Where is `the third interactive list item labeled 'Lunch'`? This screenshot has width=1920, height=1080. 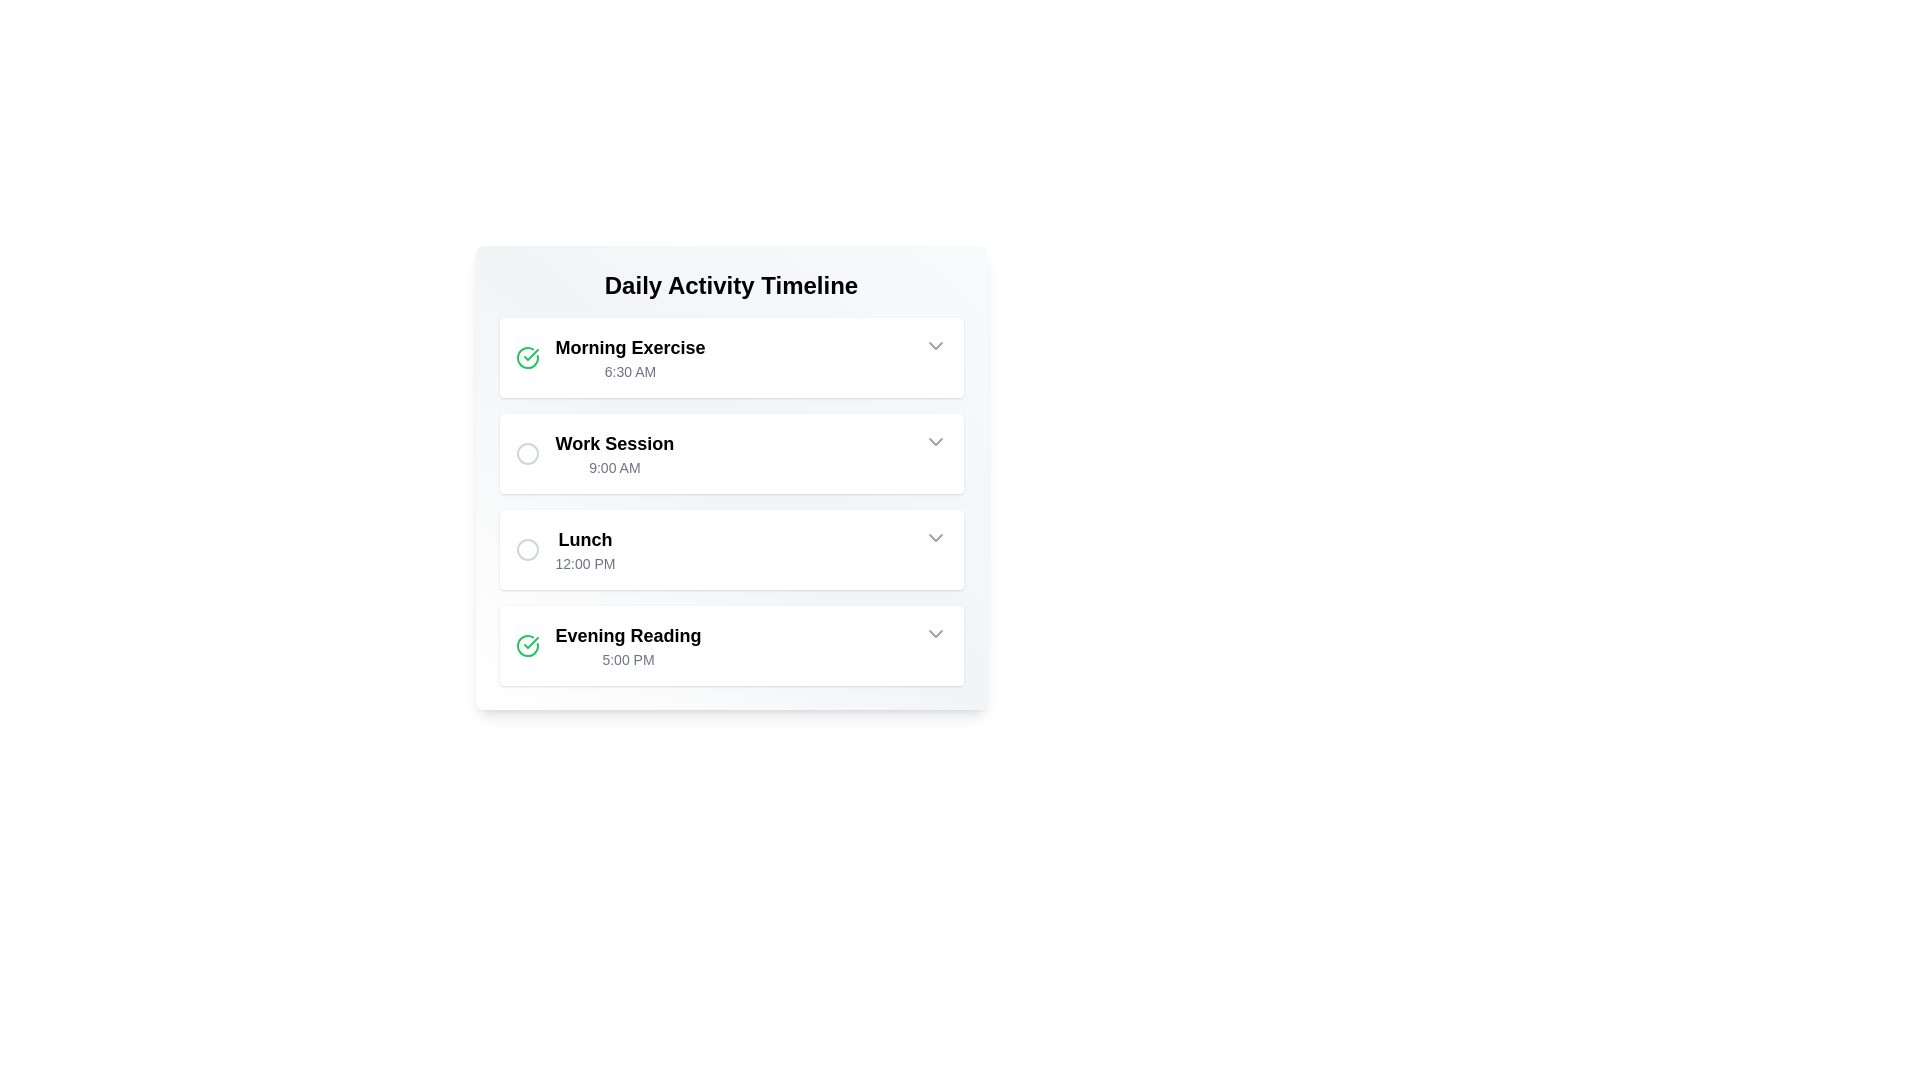
the third interactive list item labeled 'Lunch' is located at coordinates (730, 550).